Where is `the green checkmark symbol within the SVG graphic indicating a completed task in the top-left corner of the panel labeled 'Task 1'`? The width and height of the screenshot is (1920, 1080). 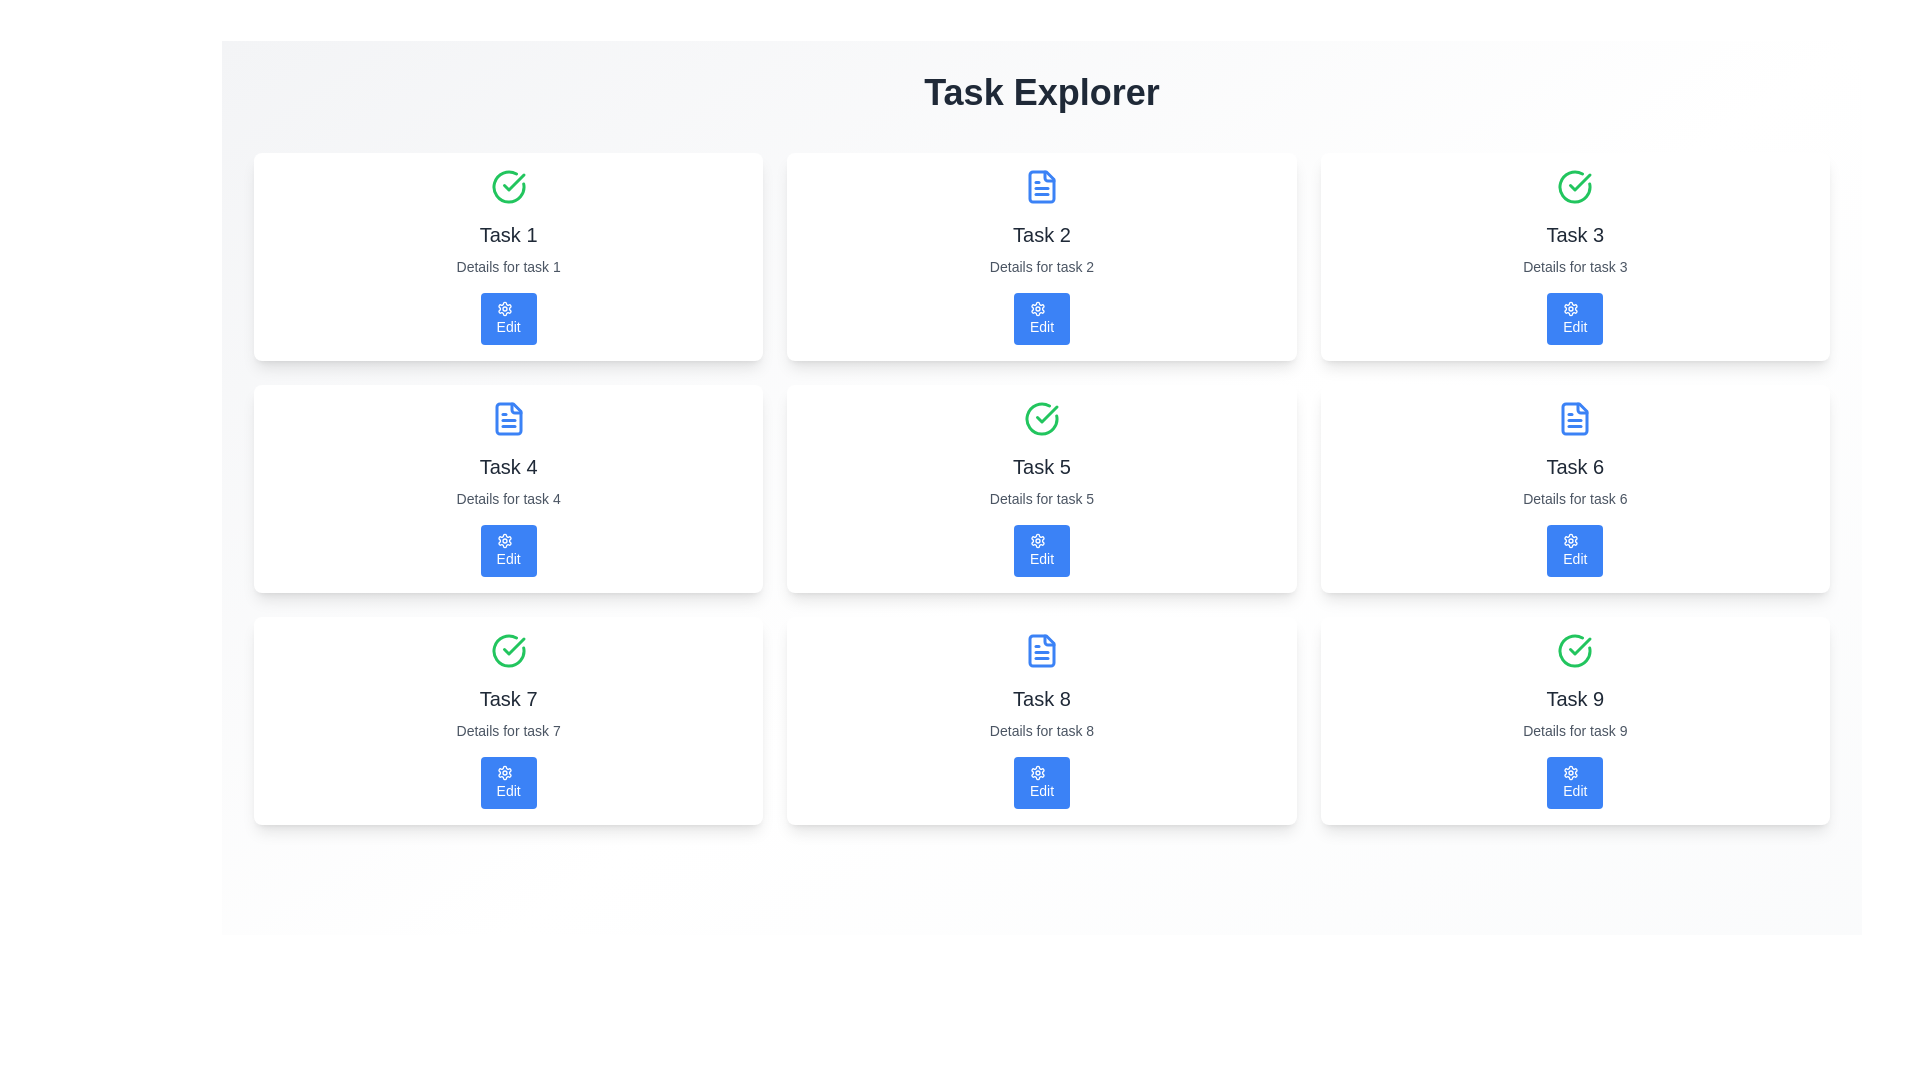
the green checkmark symbol within the SVG graphic indicating a completed task in the top-left corner of the panel labeled 'Task 1' is located at coordinates (513, 646).